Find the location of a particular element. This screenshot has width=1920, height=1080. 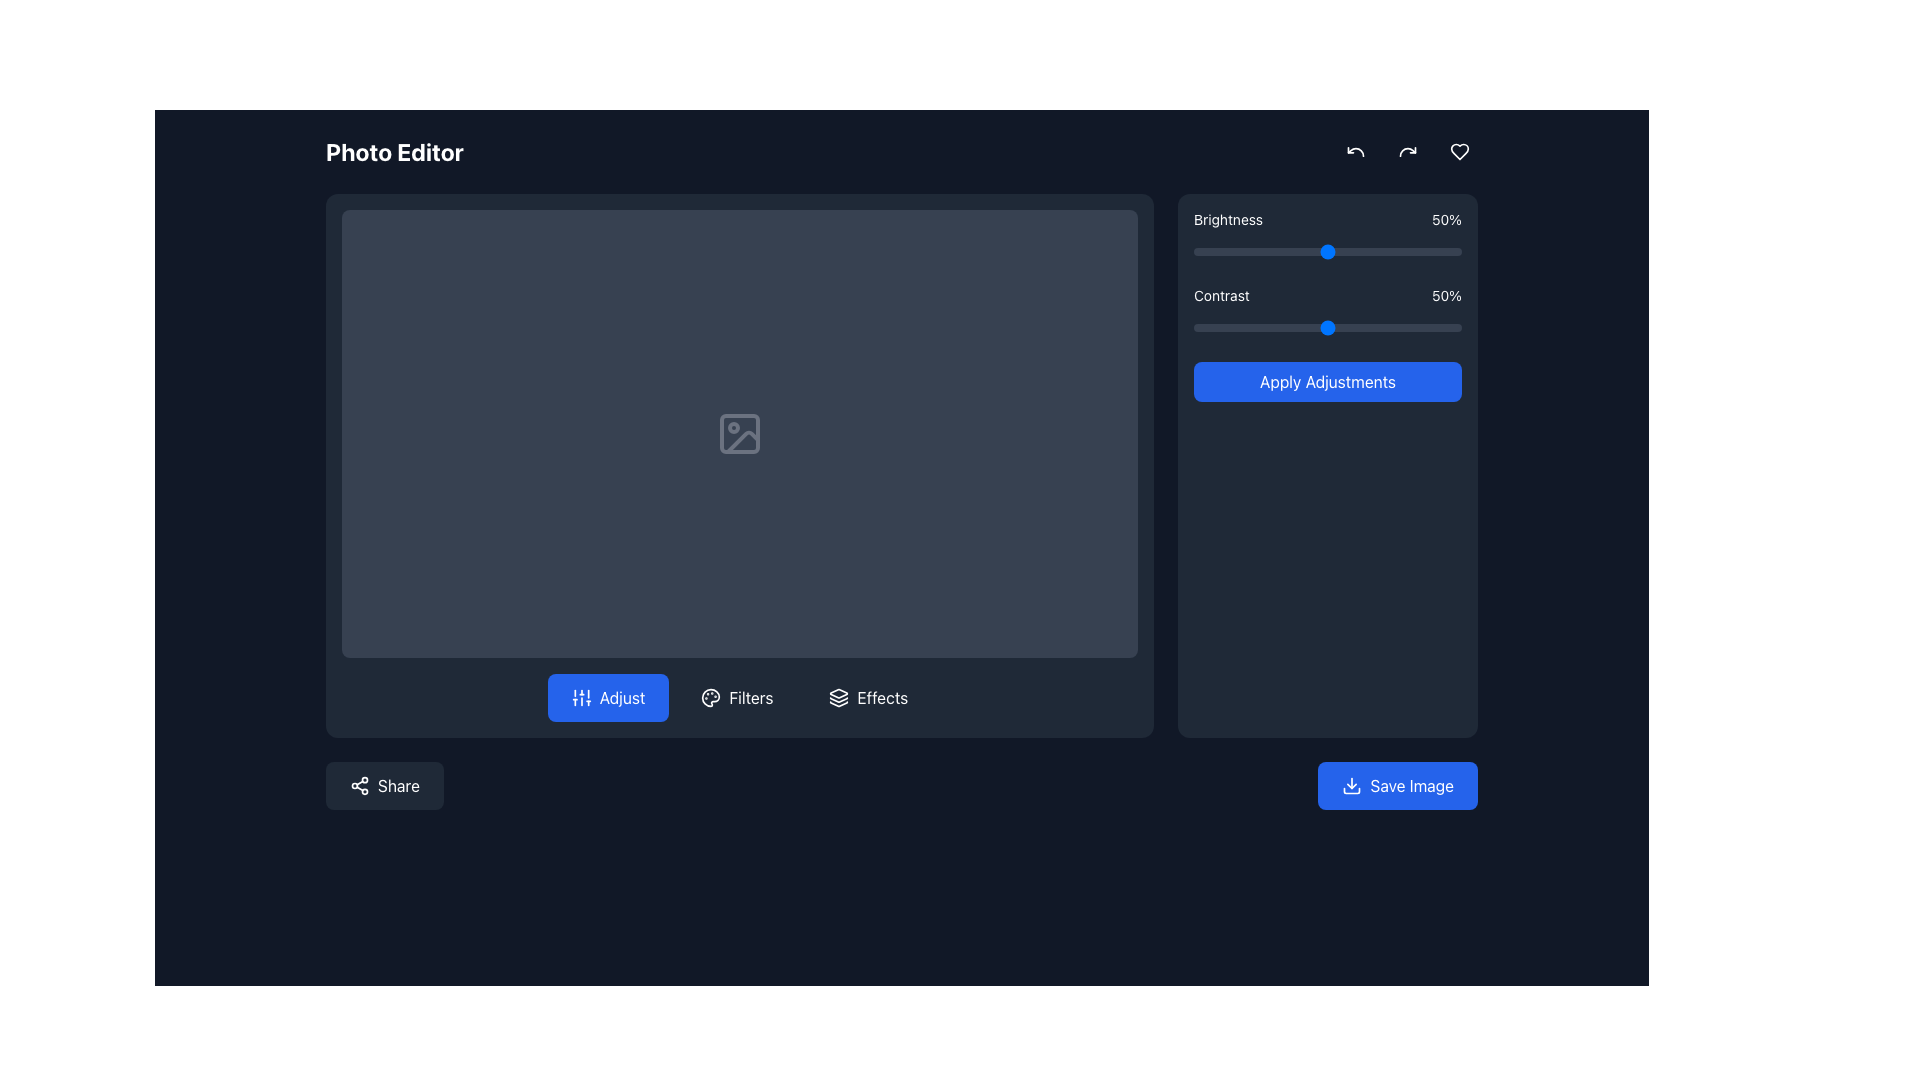

the text display element that shows '50%' in white font against a dark background, located in the contrast adjustment section of the right-side panel is located at coordinates (1447, 296).